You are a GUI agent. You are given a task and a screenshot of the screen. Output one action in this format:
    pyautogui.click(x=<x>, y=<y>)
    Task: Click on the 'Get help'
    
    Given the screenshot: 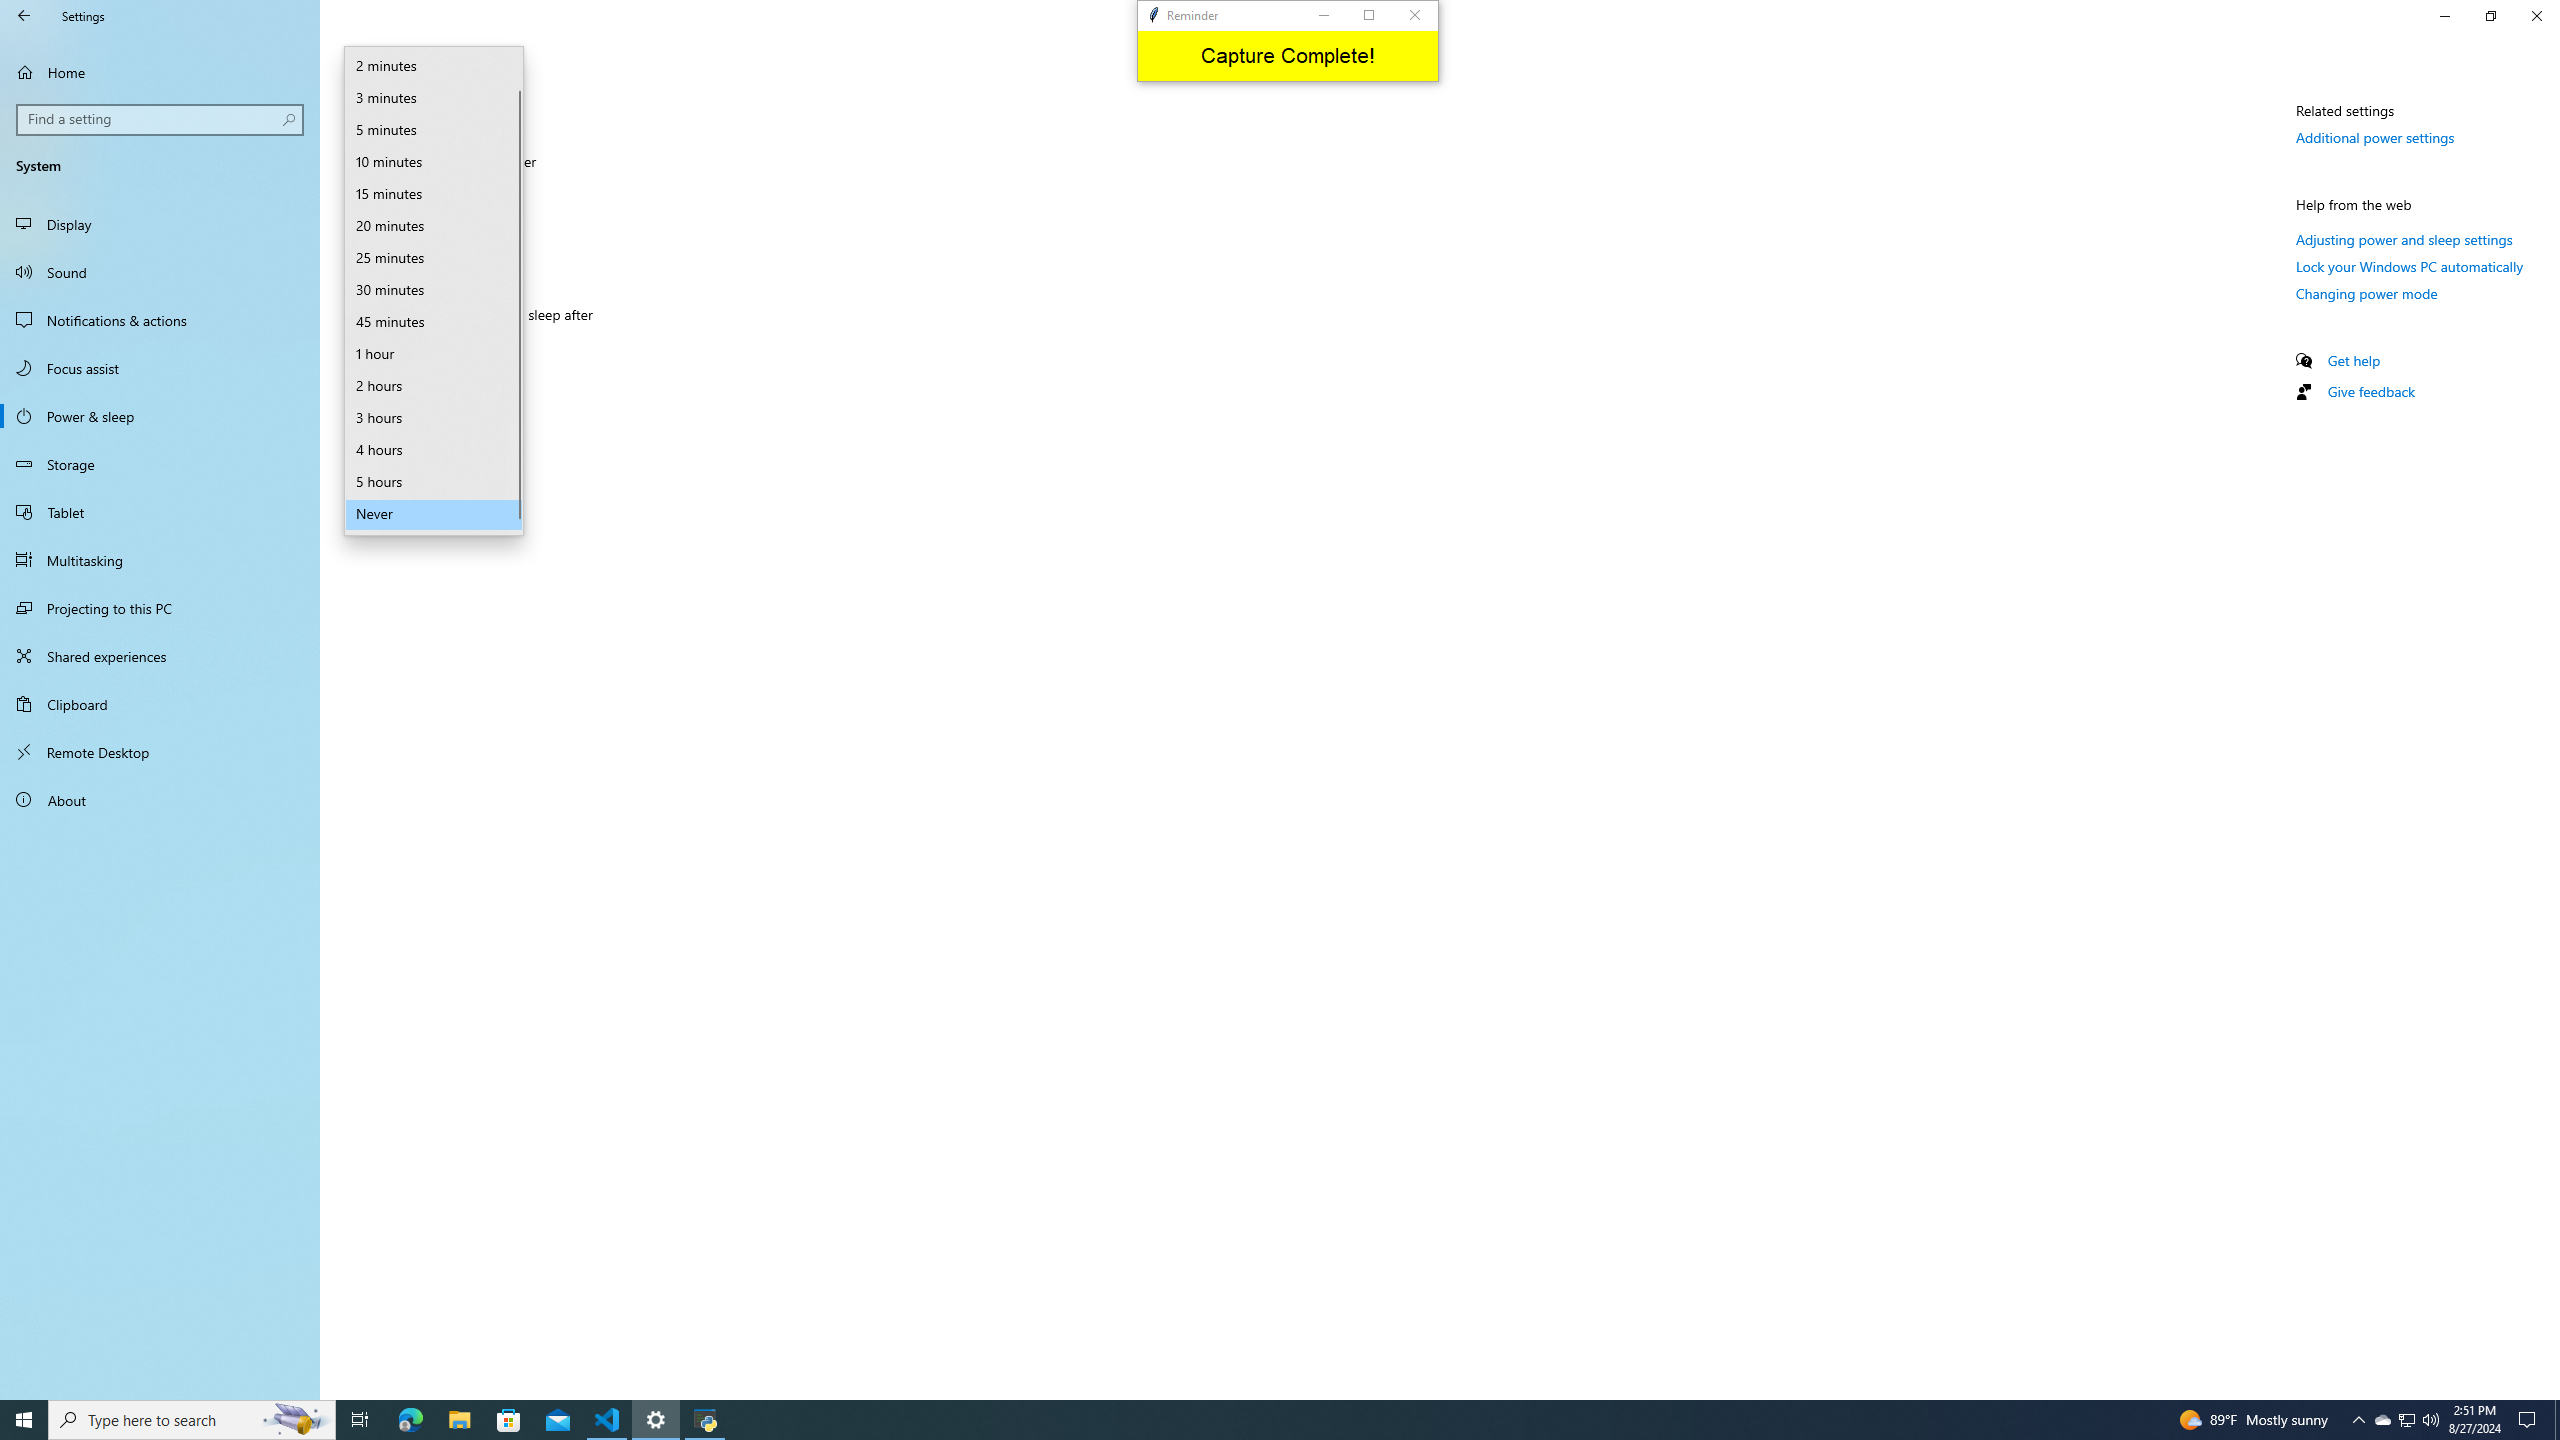 What is the action you would take?
    pyautogui.click(x=2352, y=360)
    